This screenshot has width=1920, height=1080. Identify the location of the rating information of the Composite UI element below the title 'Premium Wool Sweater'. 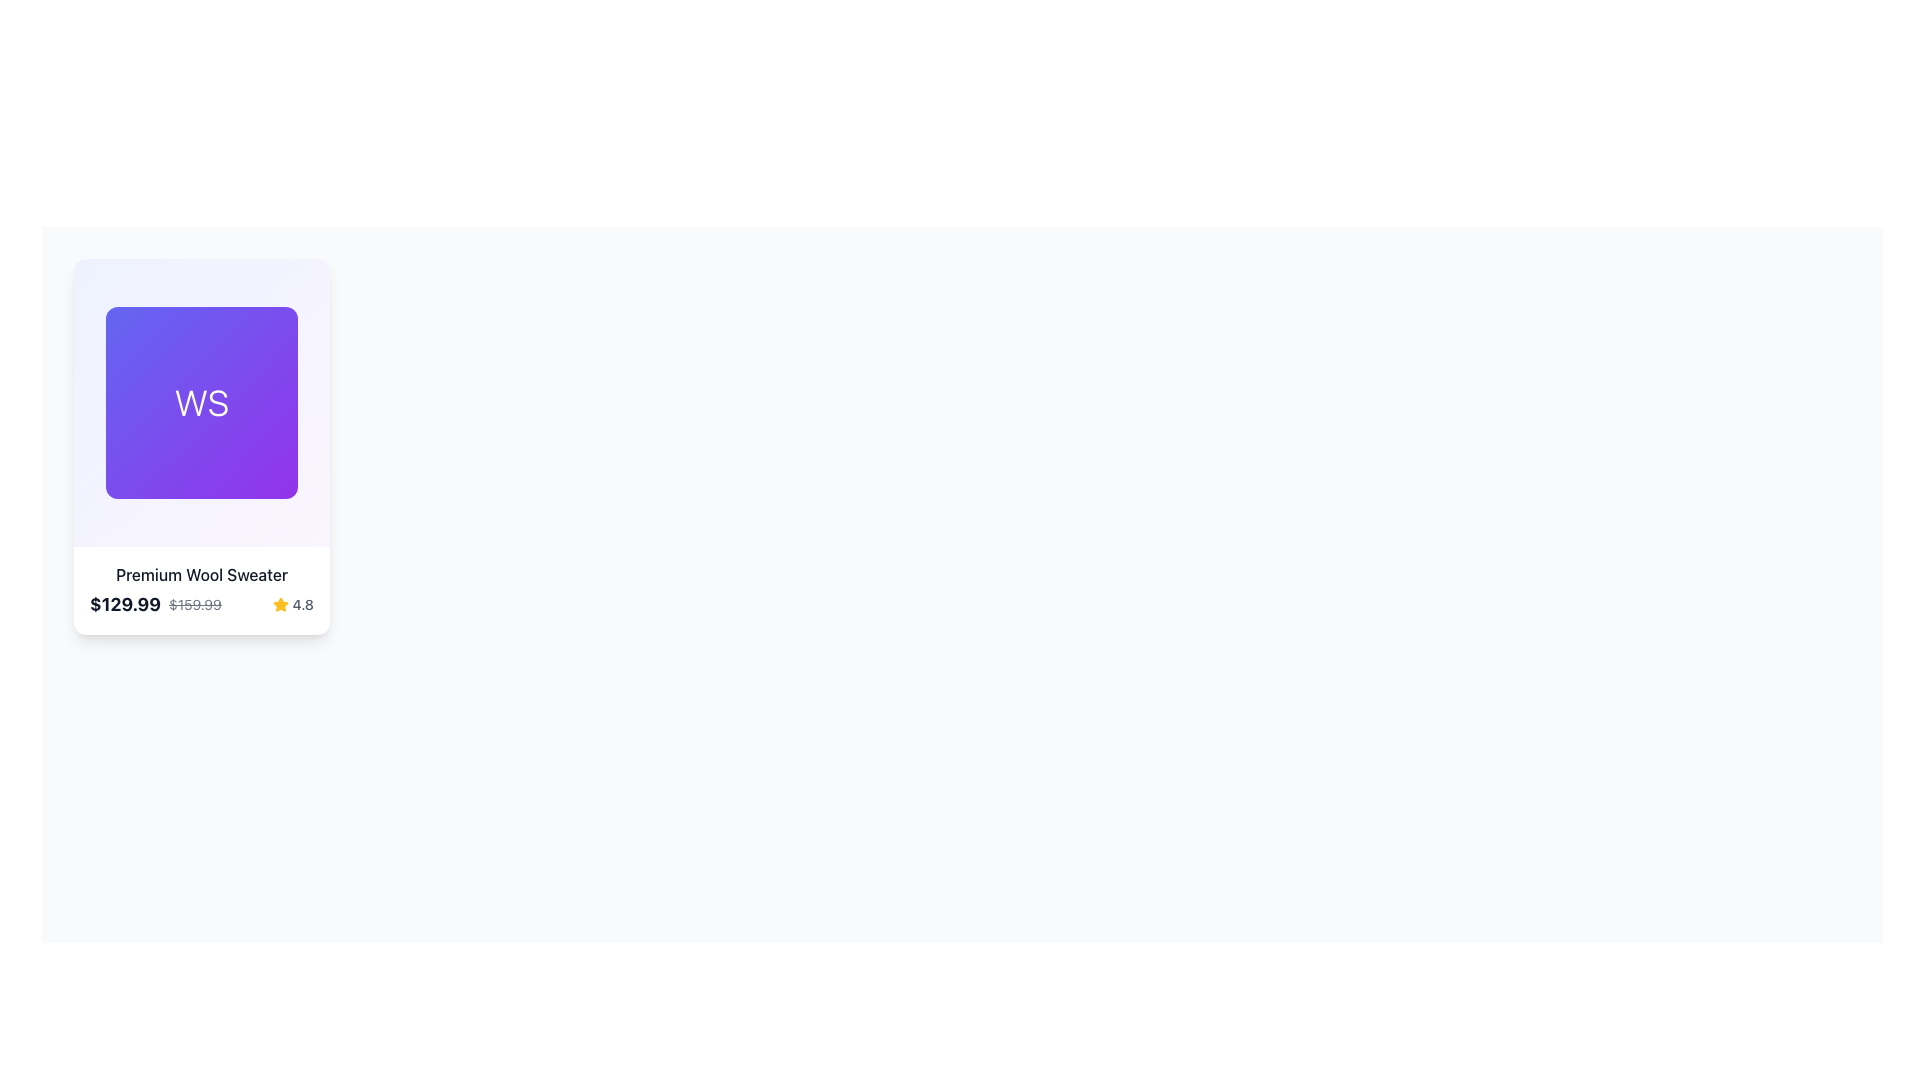
(201, 604).